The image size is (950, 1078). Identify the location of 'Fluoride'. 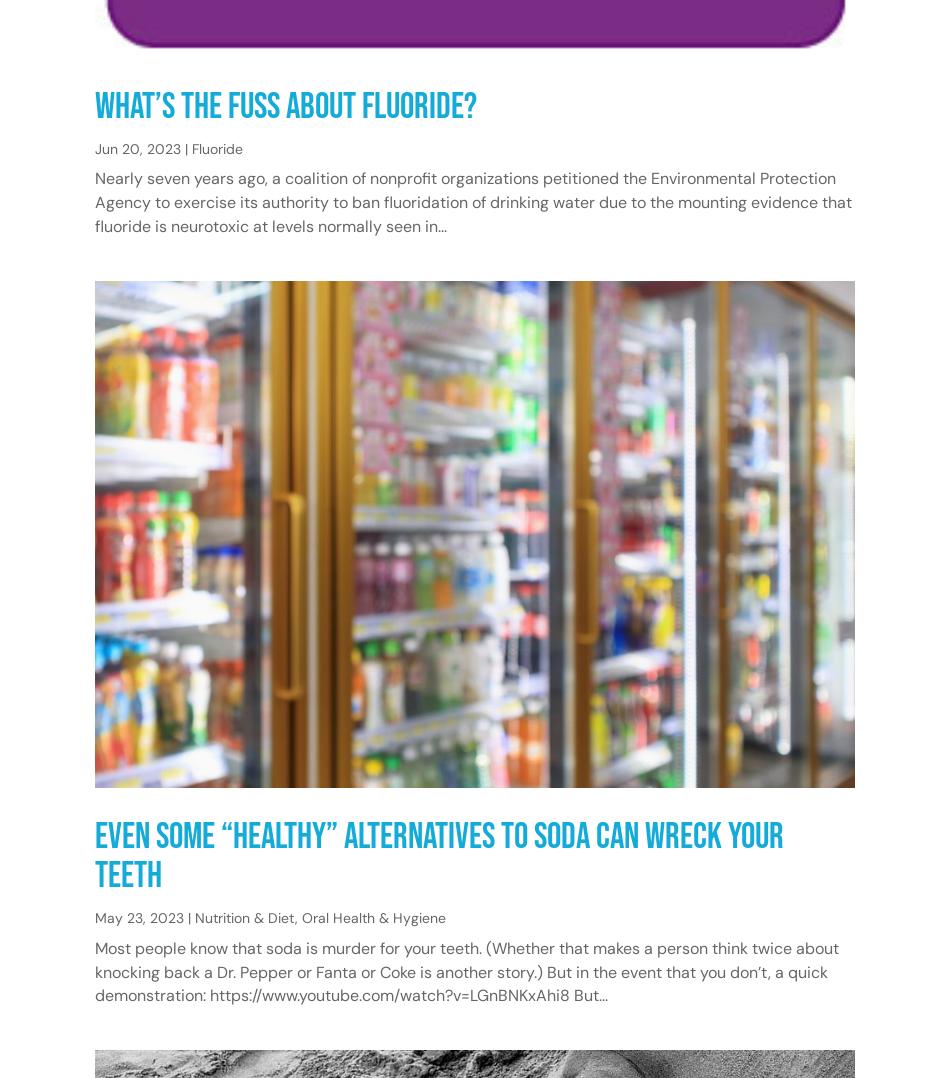
(217, 148).